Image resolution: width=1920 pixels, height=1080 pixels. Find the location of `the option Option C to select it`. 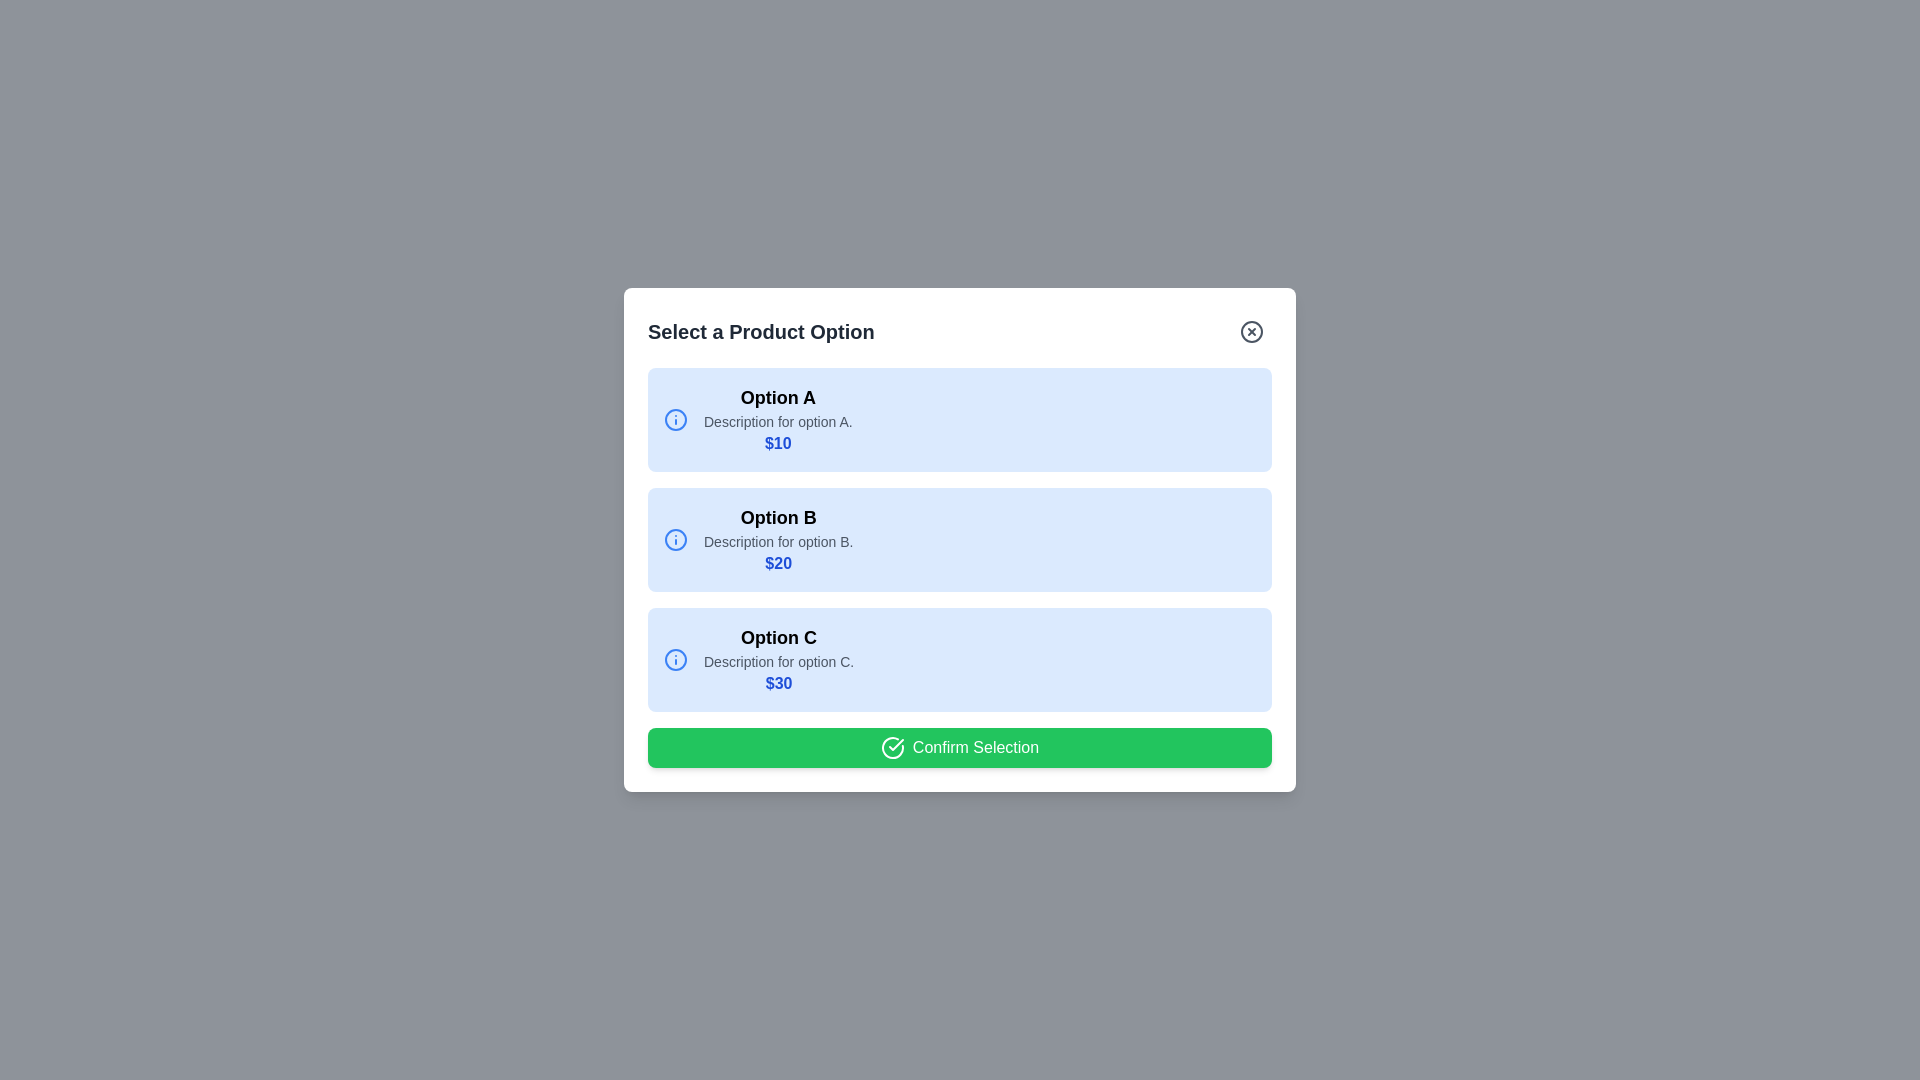

the option Option C to select it is located at coordinates (960, 659).